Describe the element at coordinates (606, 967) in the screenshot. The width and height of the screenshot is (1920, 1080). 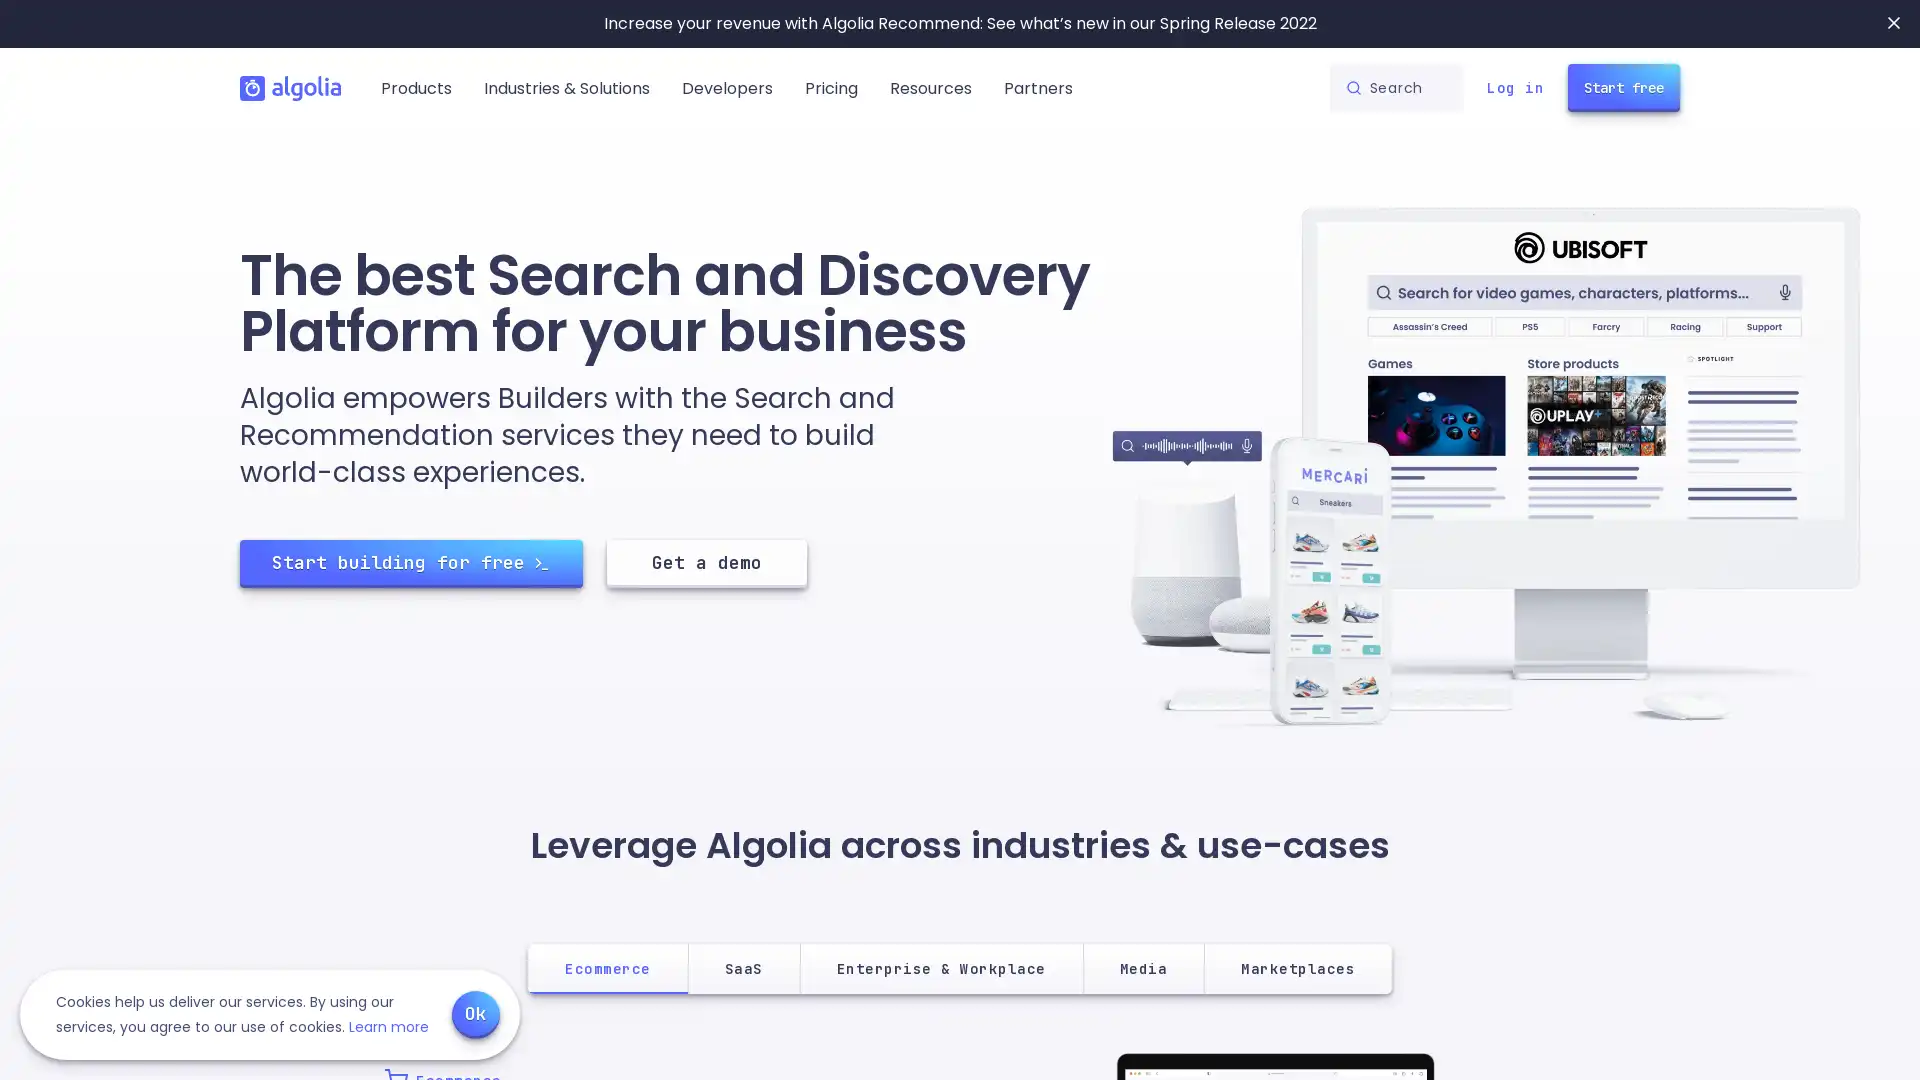
I see `Ecommerce` at that location.